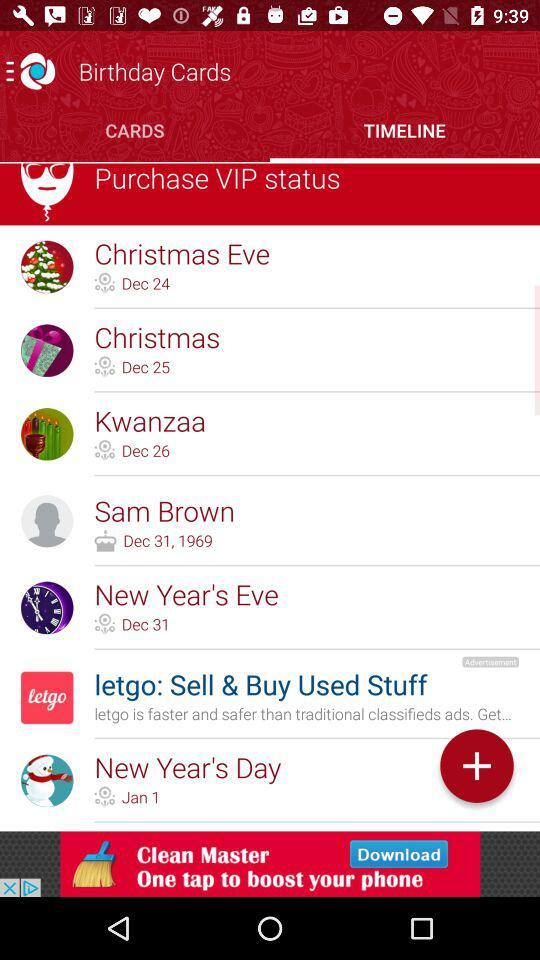  What do you see at coordinates (106, 539) in the screenshot?
I see `the icon which left to the  dec 31 1969` at bounding box center [106, 539].